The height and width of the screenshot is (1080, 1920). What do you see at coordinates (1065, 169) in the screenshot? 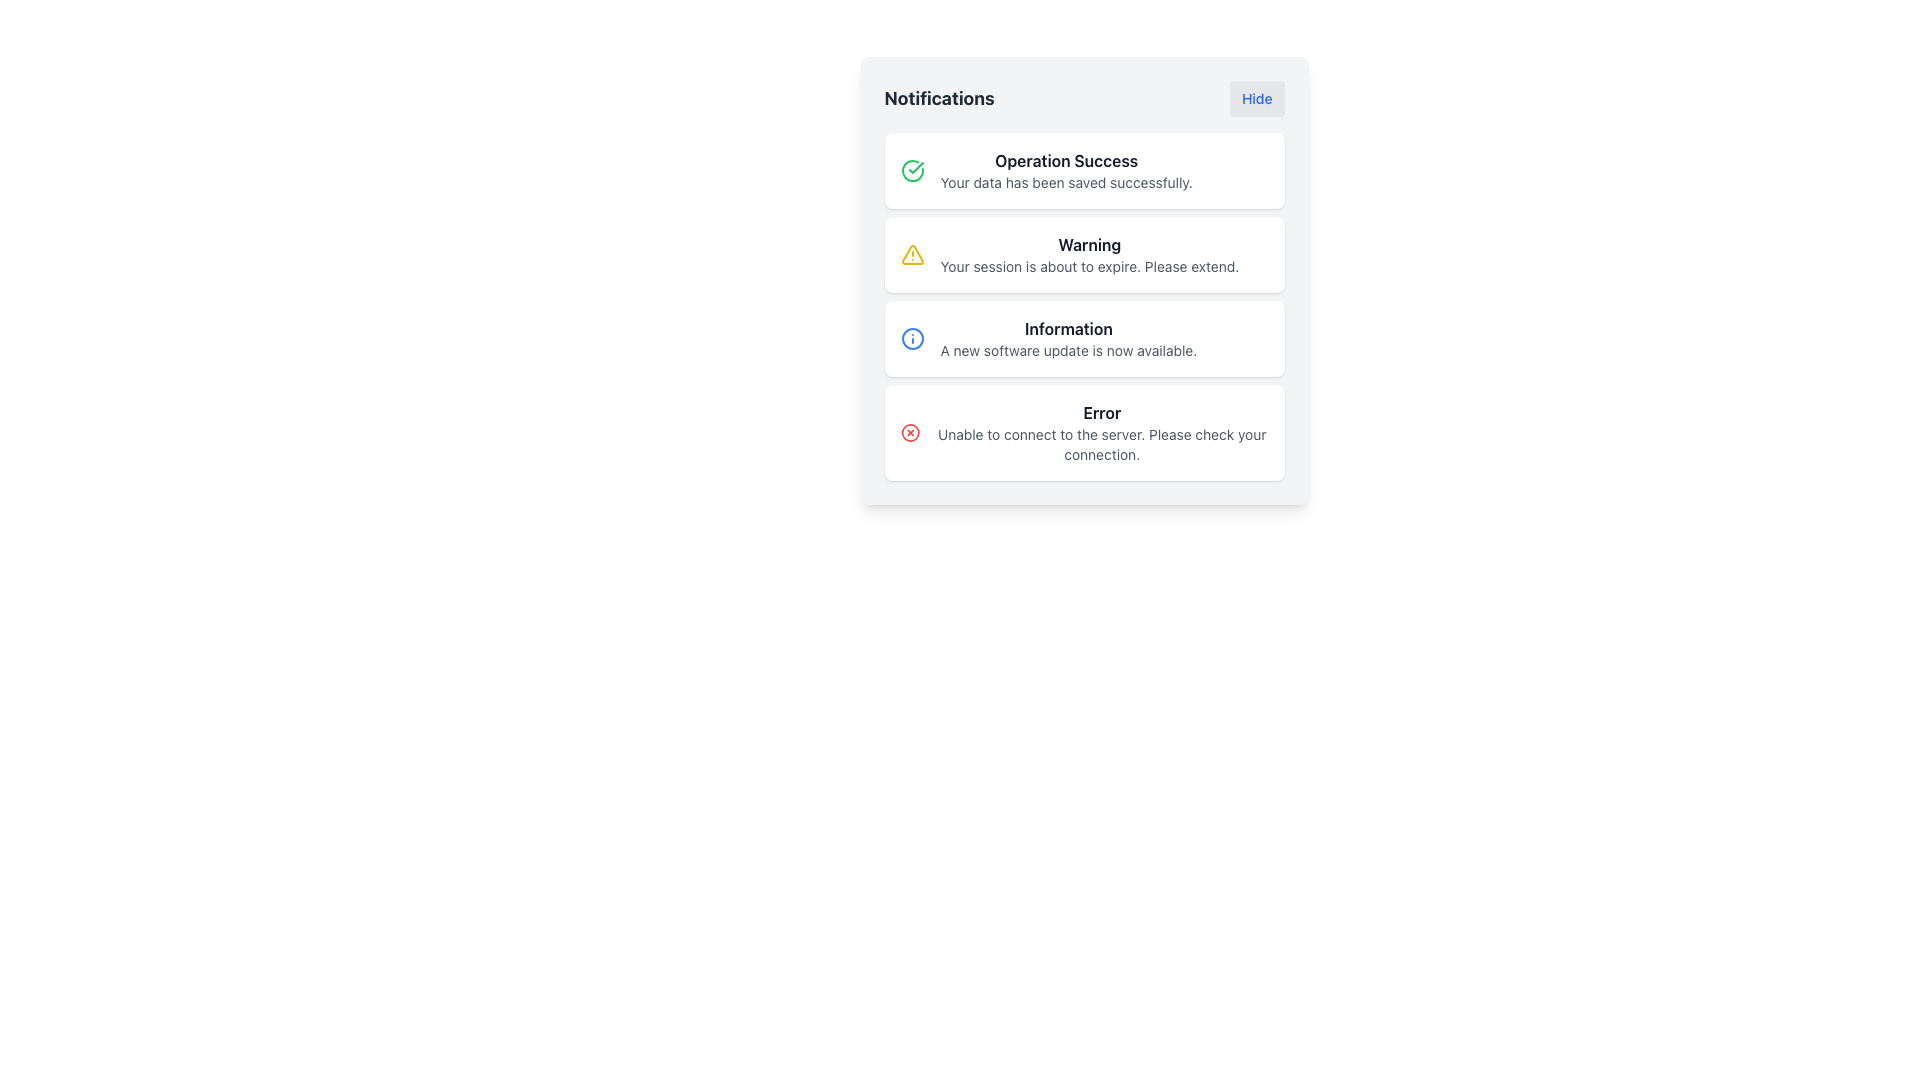
I see `contents of the success message displayed in the Text Display (Notification Message) located at the top of the notification list beneath the green check icon` at bounding box center [1065, 169].